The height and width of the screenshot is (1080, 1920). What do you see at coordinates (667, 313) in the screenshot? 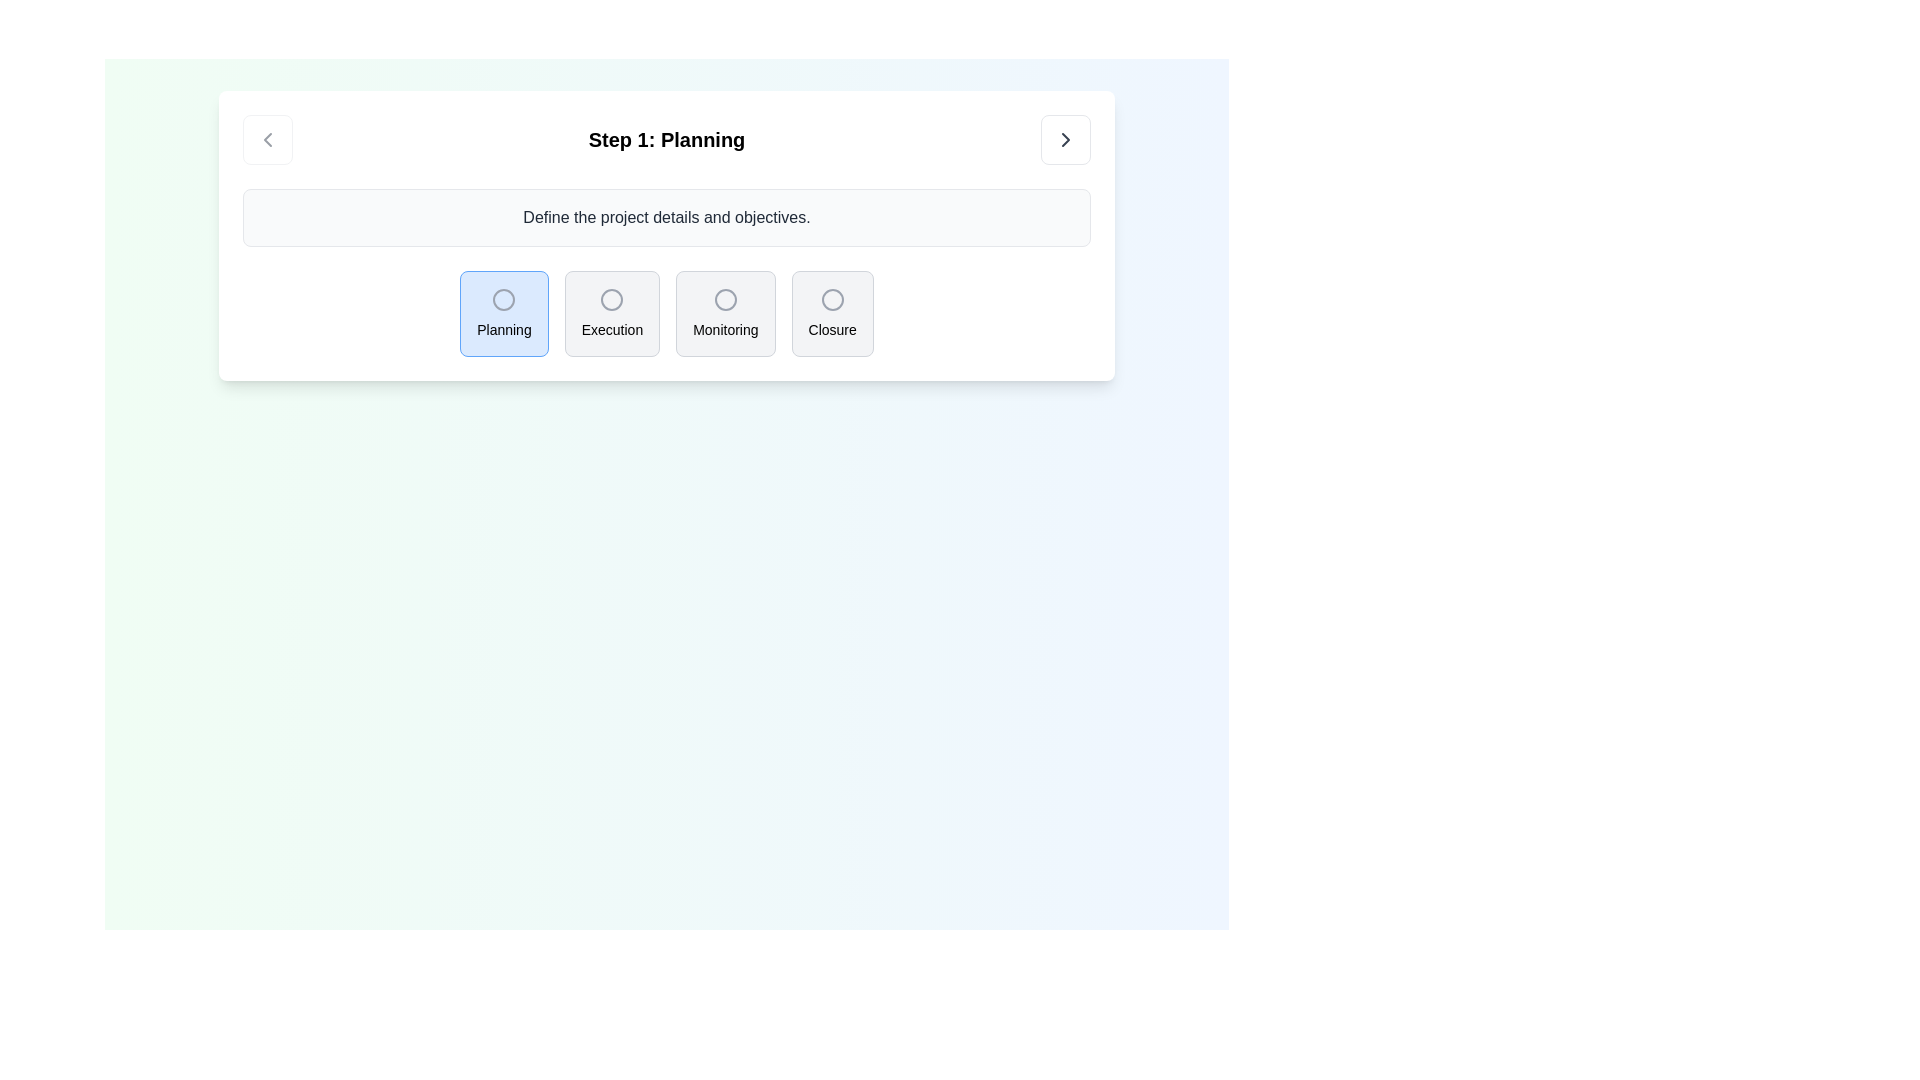
I see `the 'Execution' button in the button group under 'Step 1: Planning'` at bounding box center [667, 313].